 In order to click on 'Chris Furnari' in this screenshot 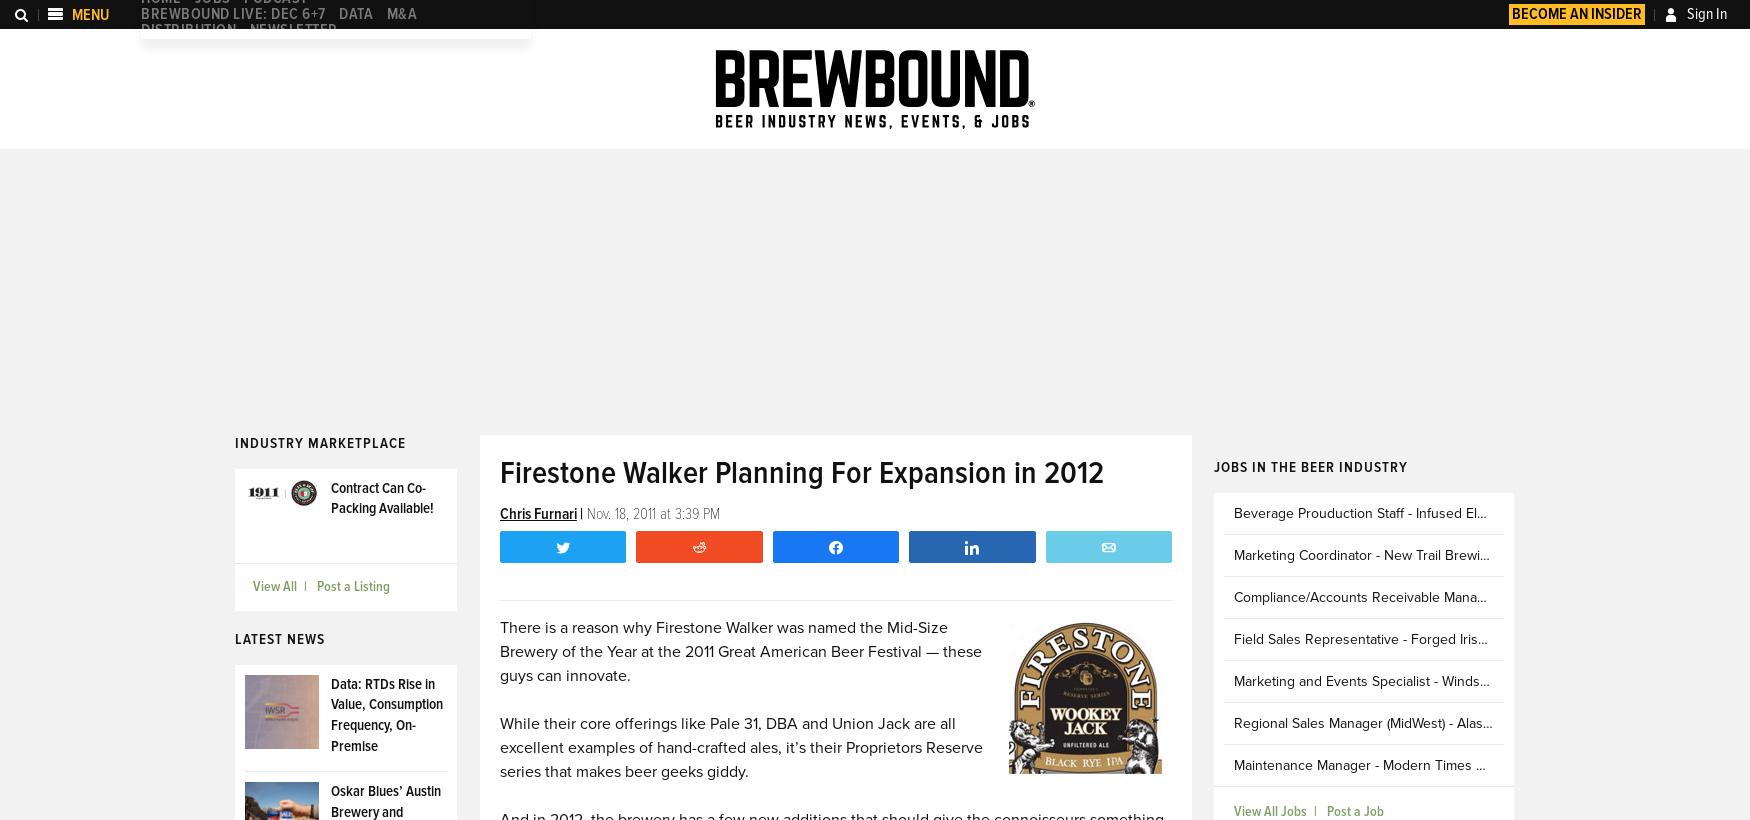, I will do `click(536, 513)`.